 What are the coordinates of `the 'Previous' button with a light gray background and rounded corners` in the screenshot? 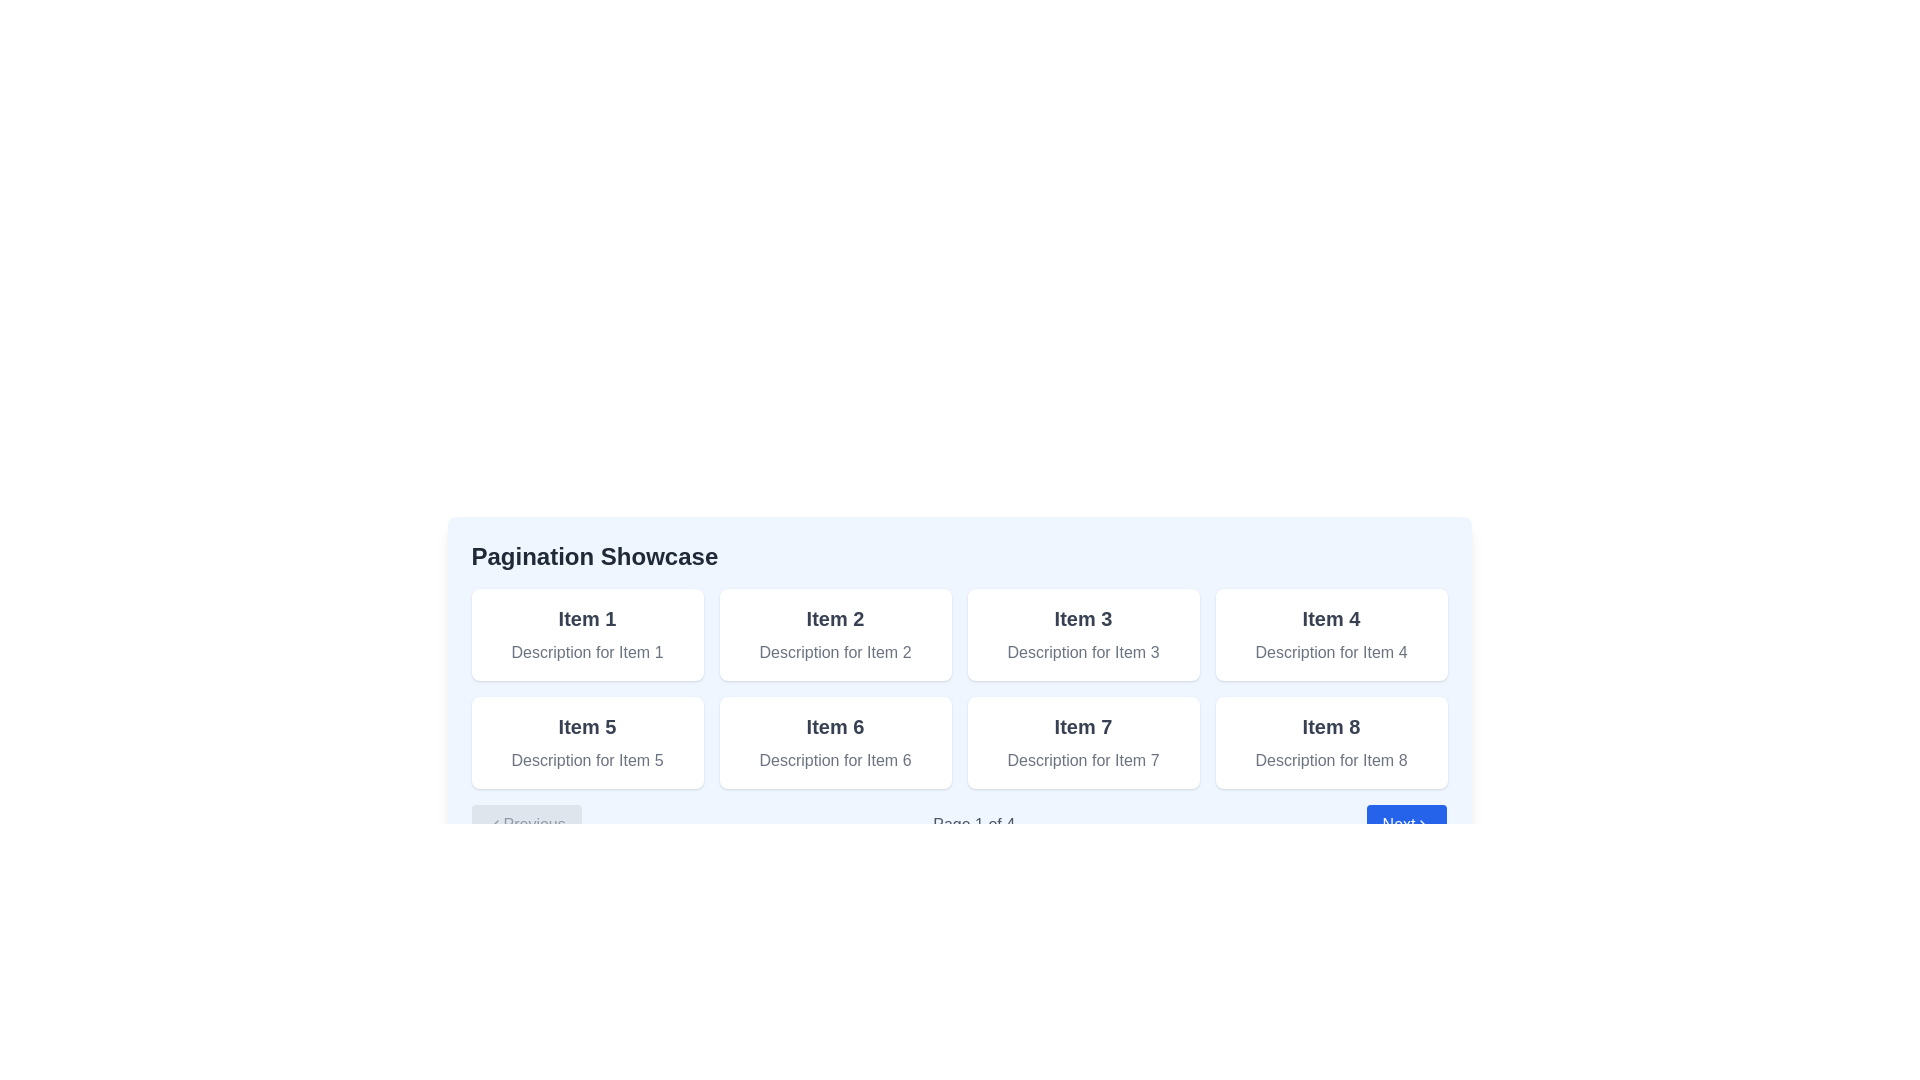 It's located at (526, 825).